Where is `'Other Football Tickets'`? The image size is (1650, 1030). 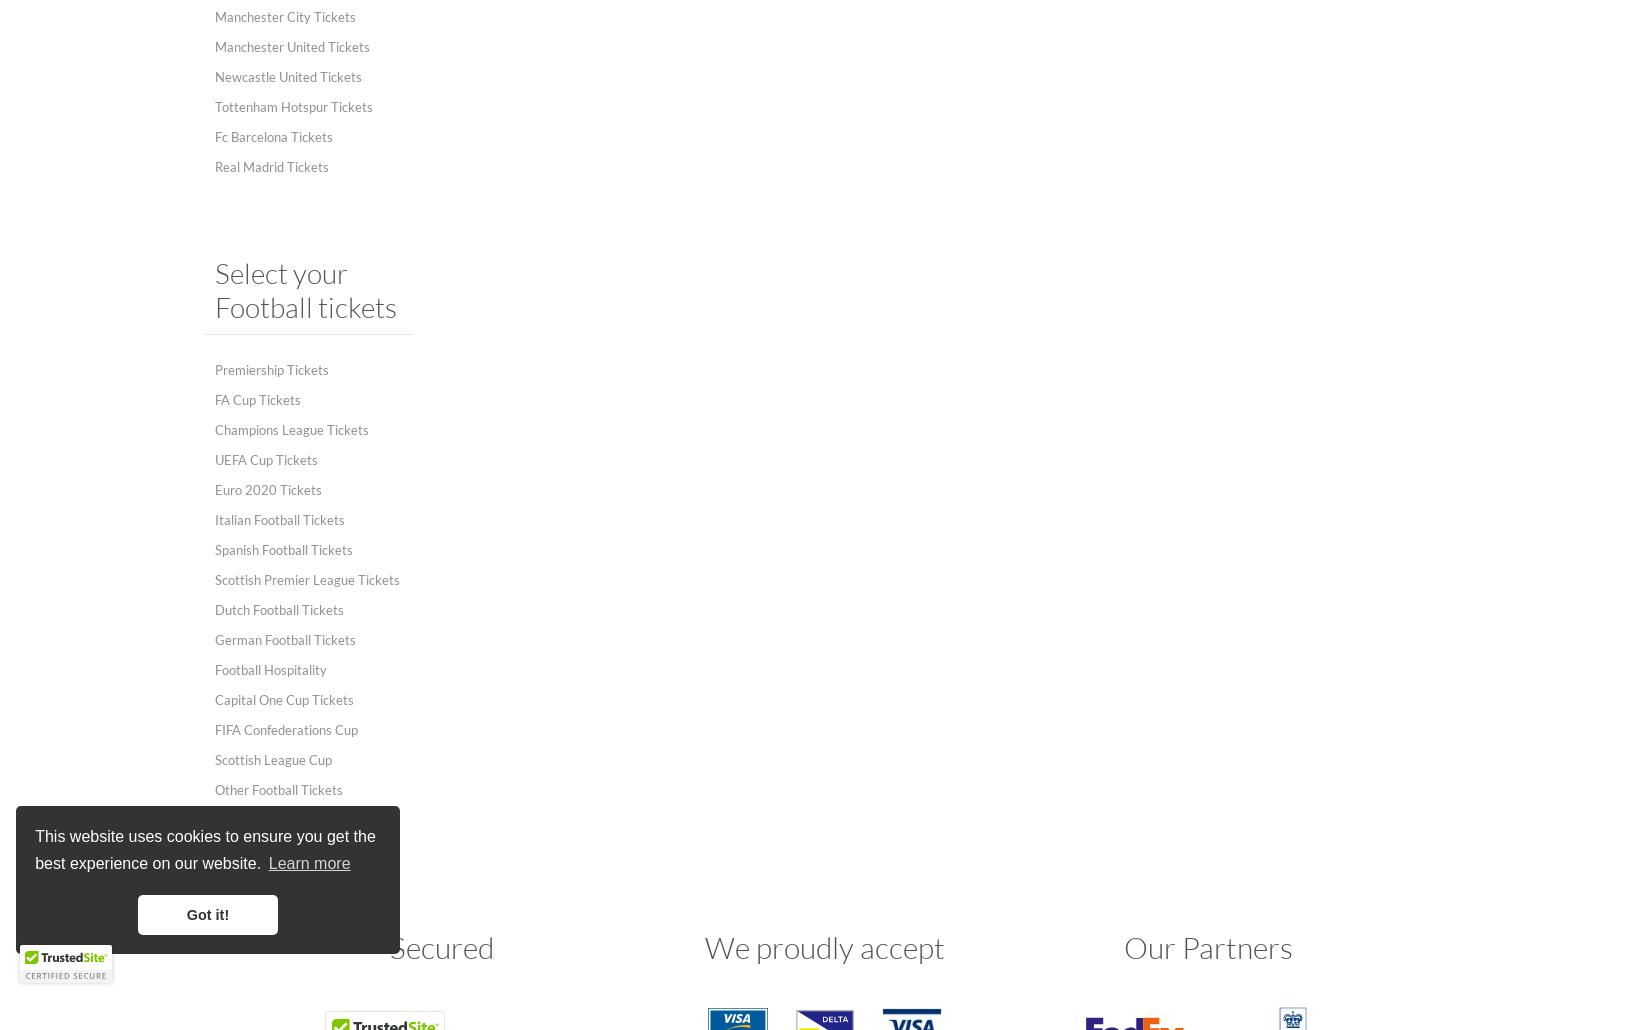
'Other Football Tickets' is located at coordinates (279, 789).